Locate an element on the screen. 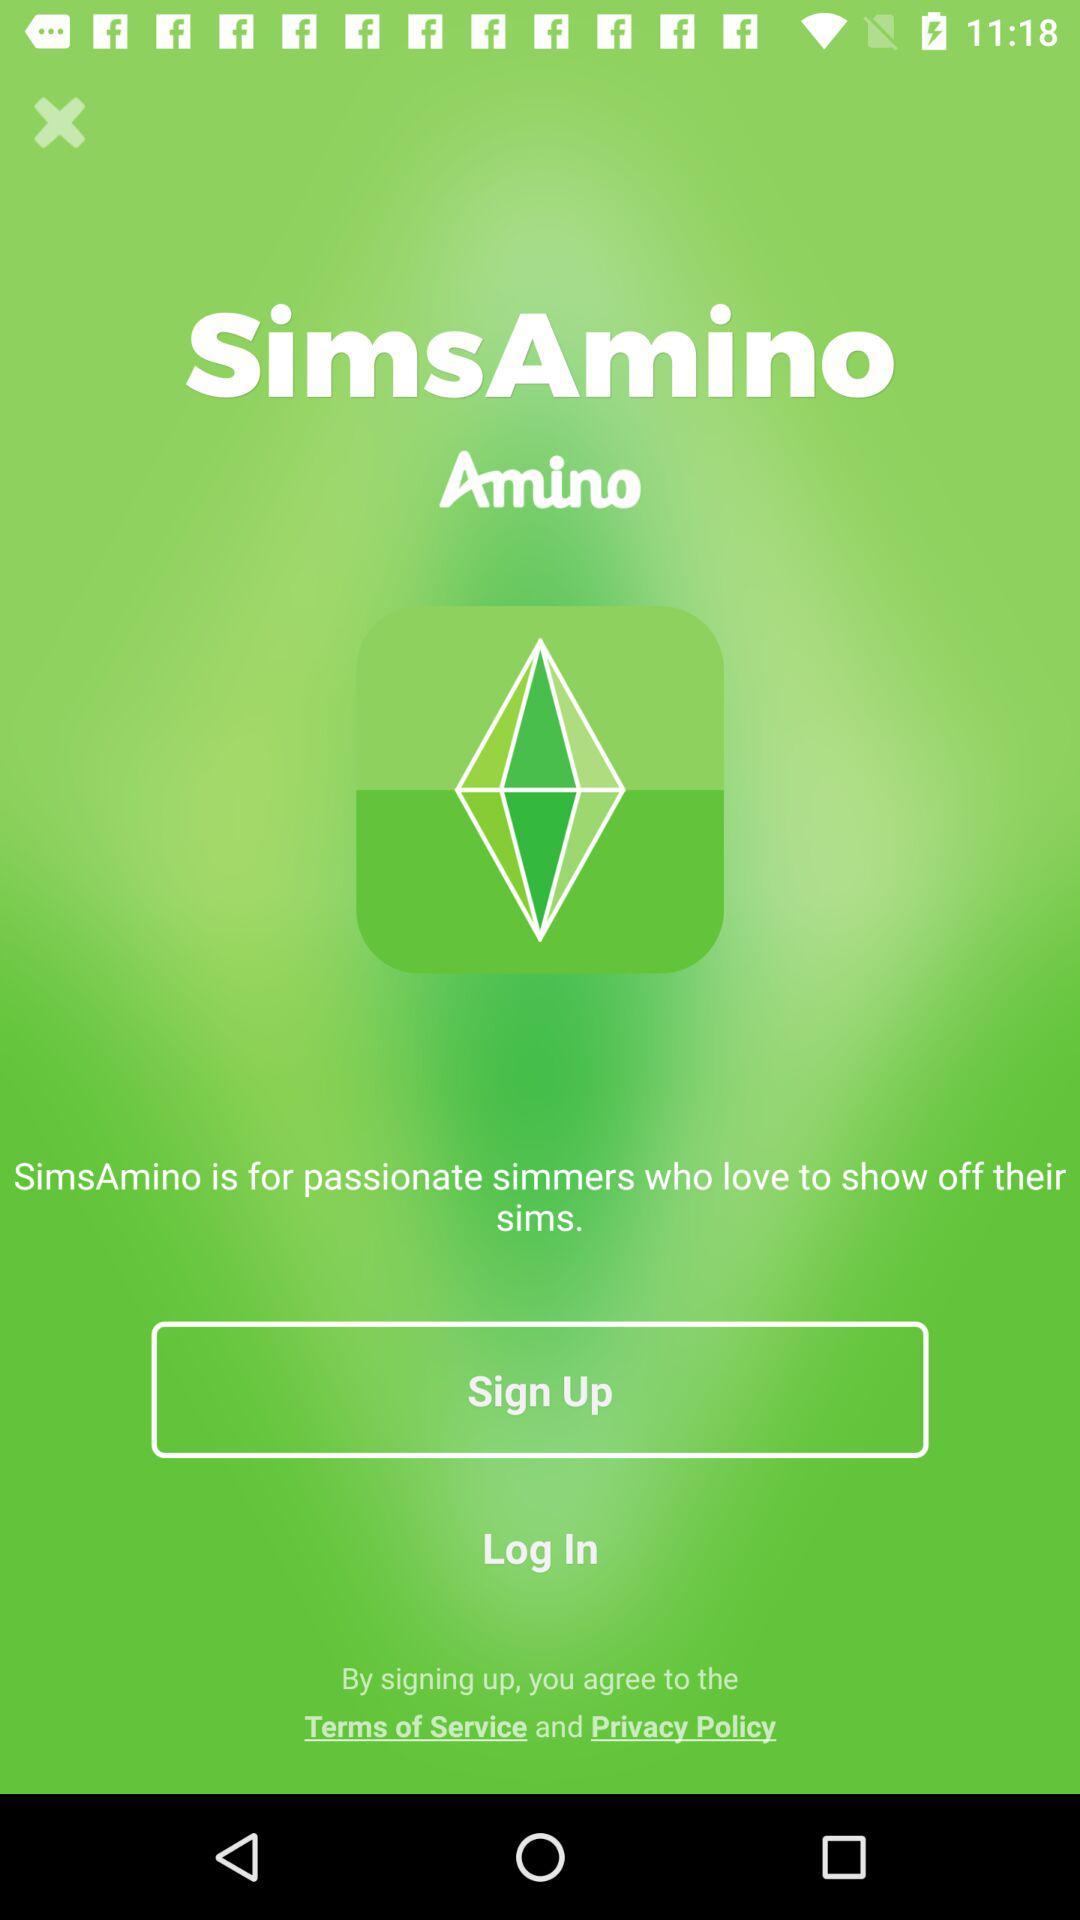 This screenshot has width=1080, height=1920. the app below the by signing up icon is located at coordinates (540, 1724).